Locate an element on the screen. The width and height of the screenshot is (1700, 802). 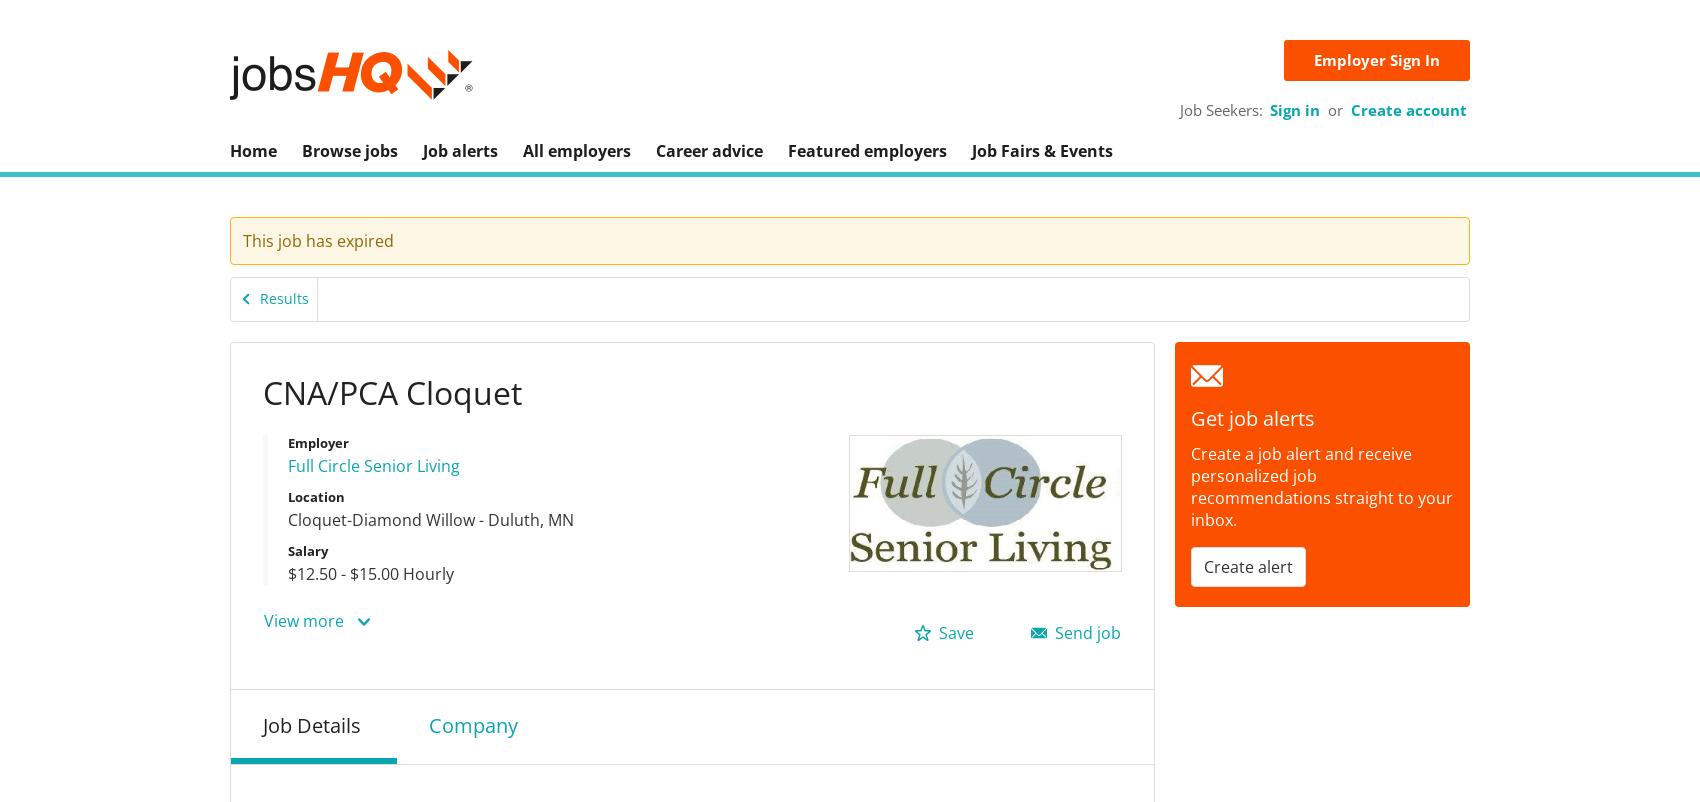
'Salary' is located at coordinates (308, 549).